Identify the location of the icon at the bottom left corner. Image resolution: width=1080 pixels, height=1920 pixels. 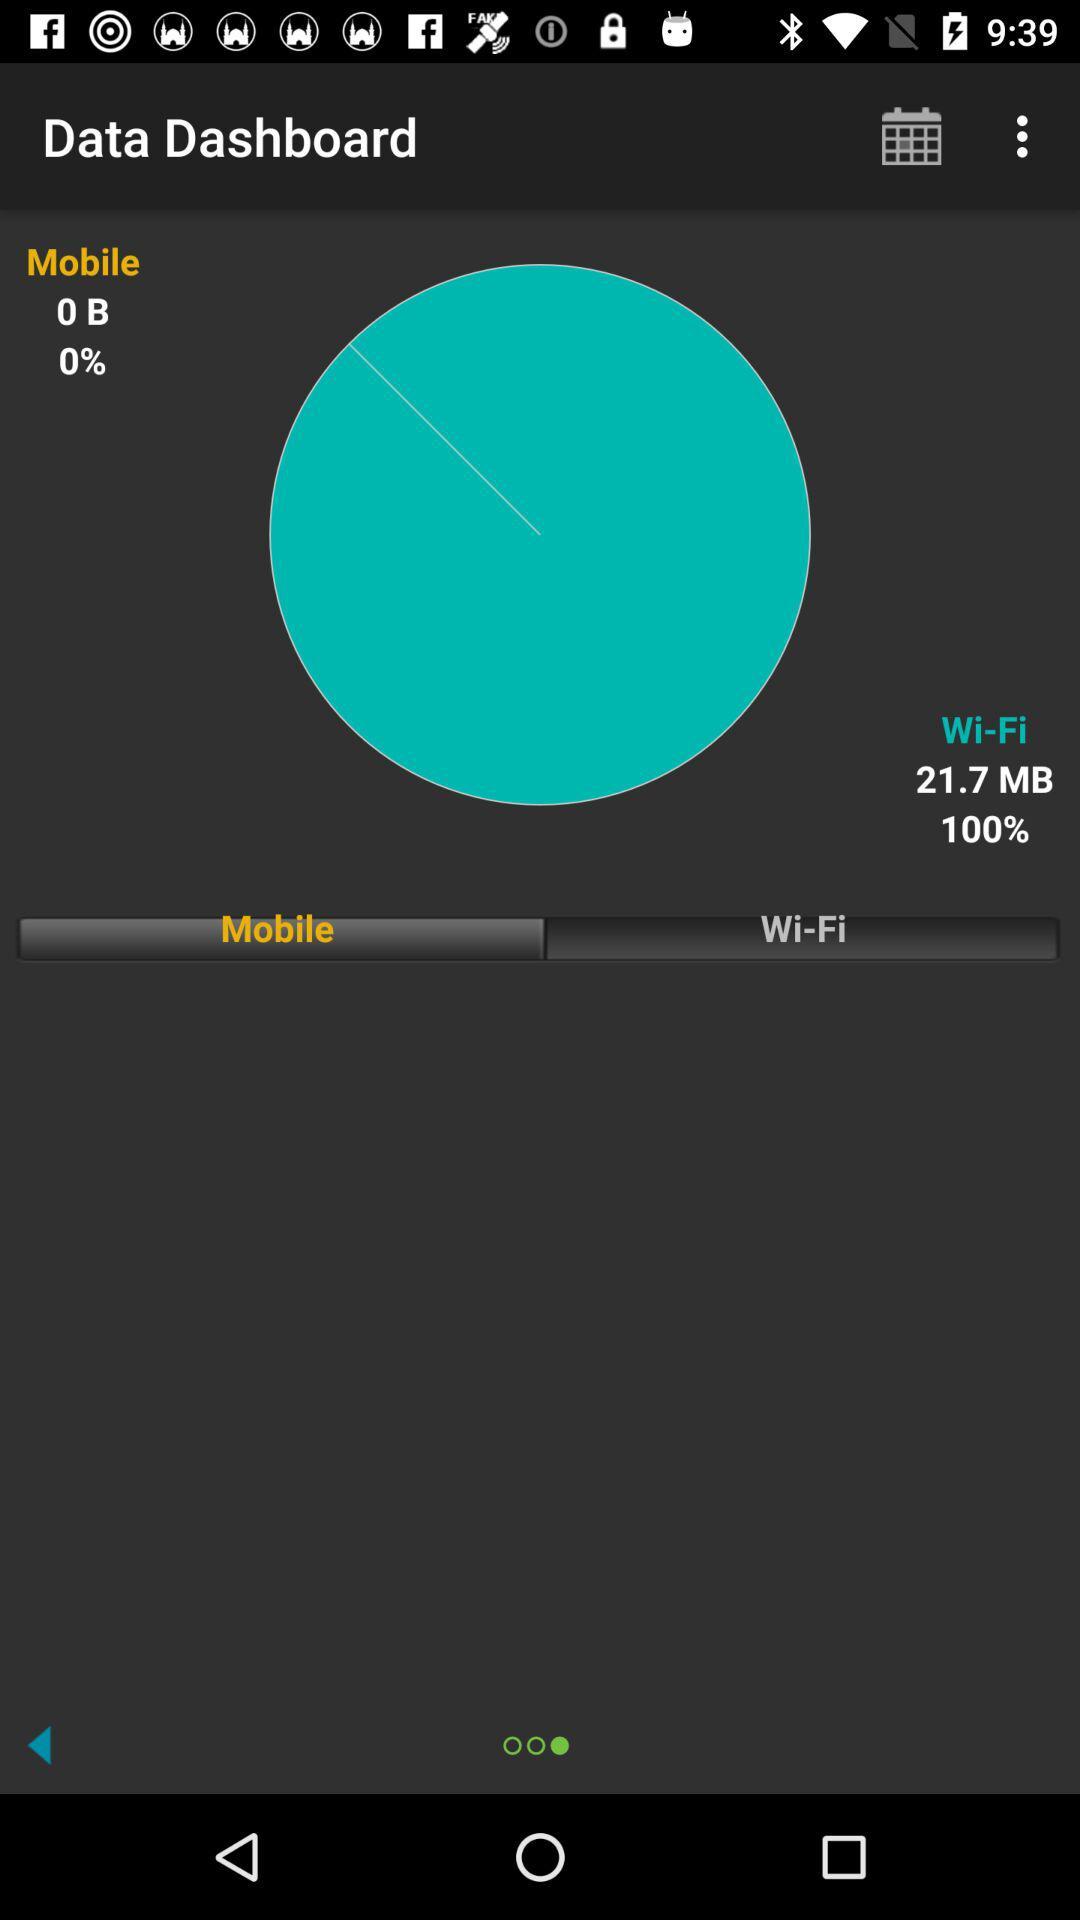
(39, 1744).